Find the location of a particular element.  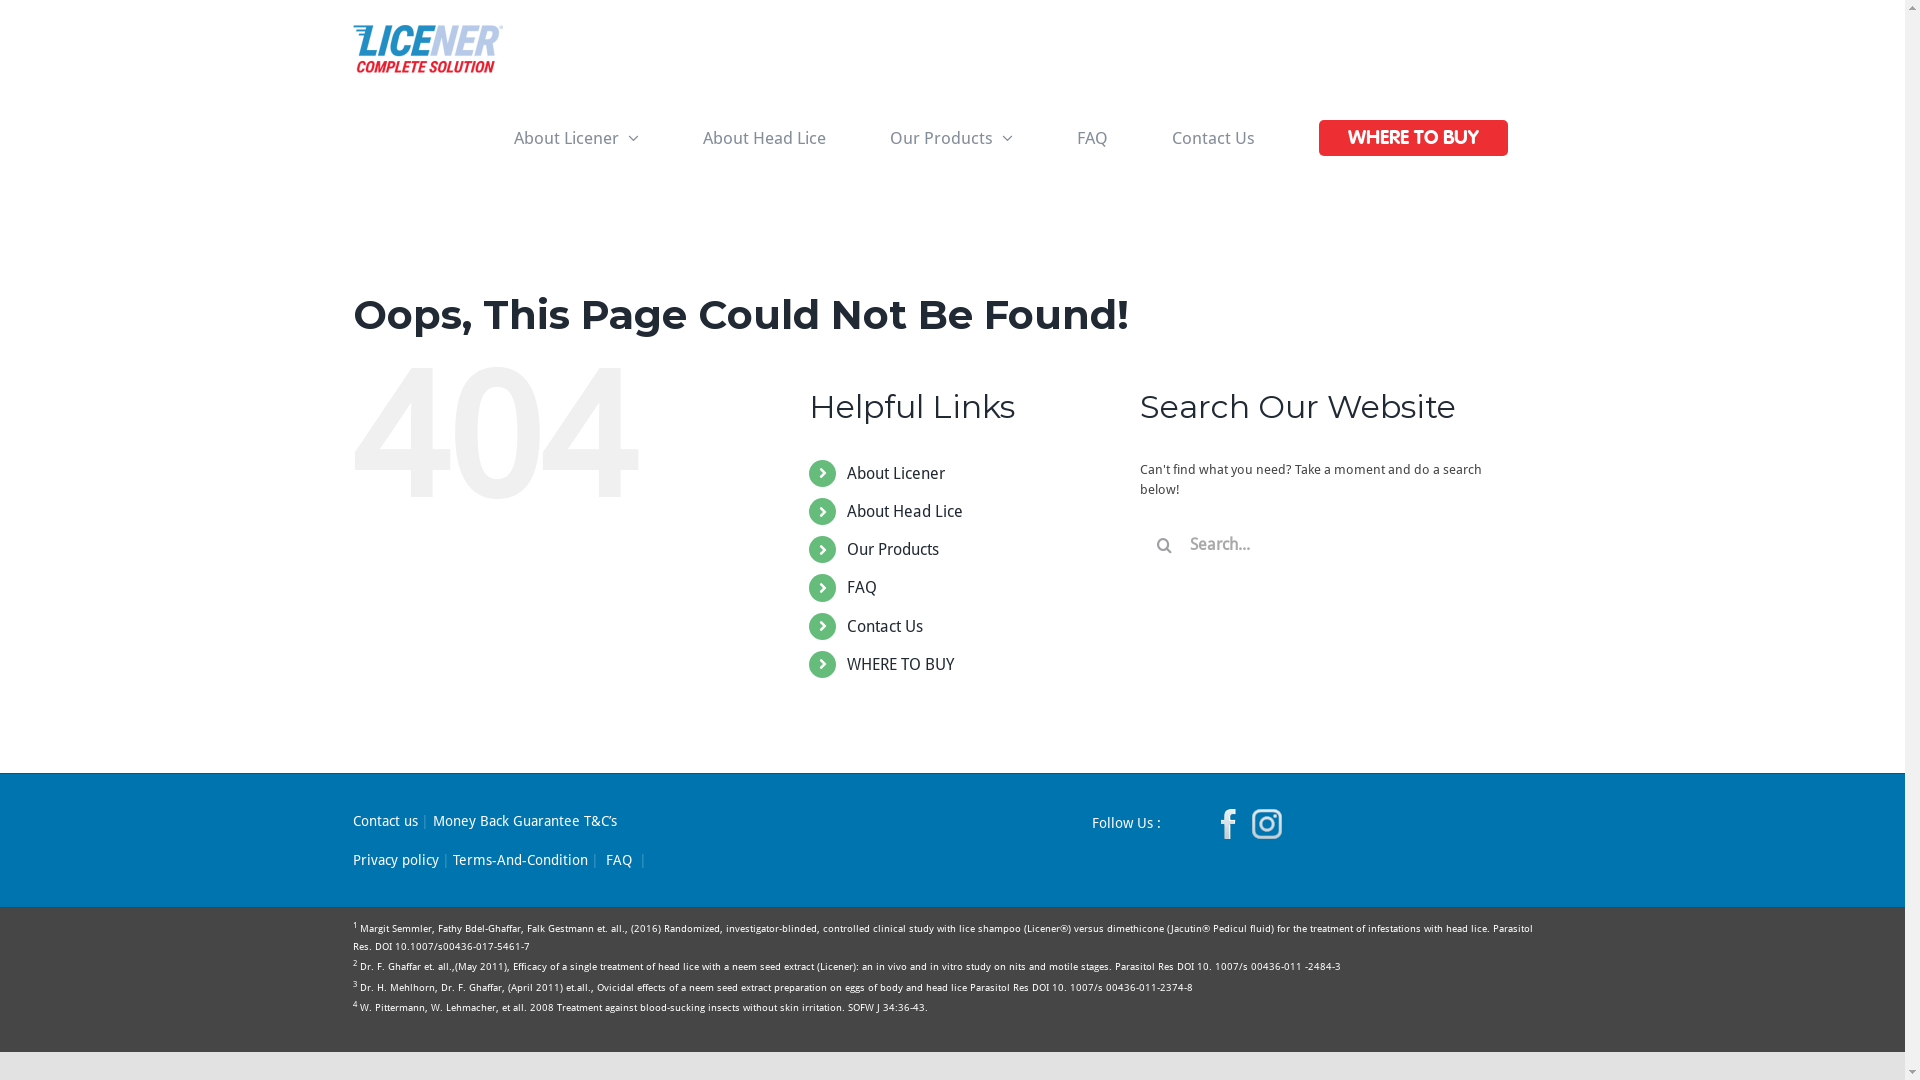

'Privacy policy' is located at coordinates (351, 859).